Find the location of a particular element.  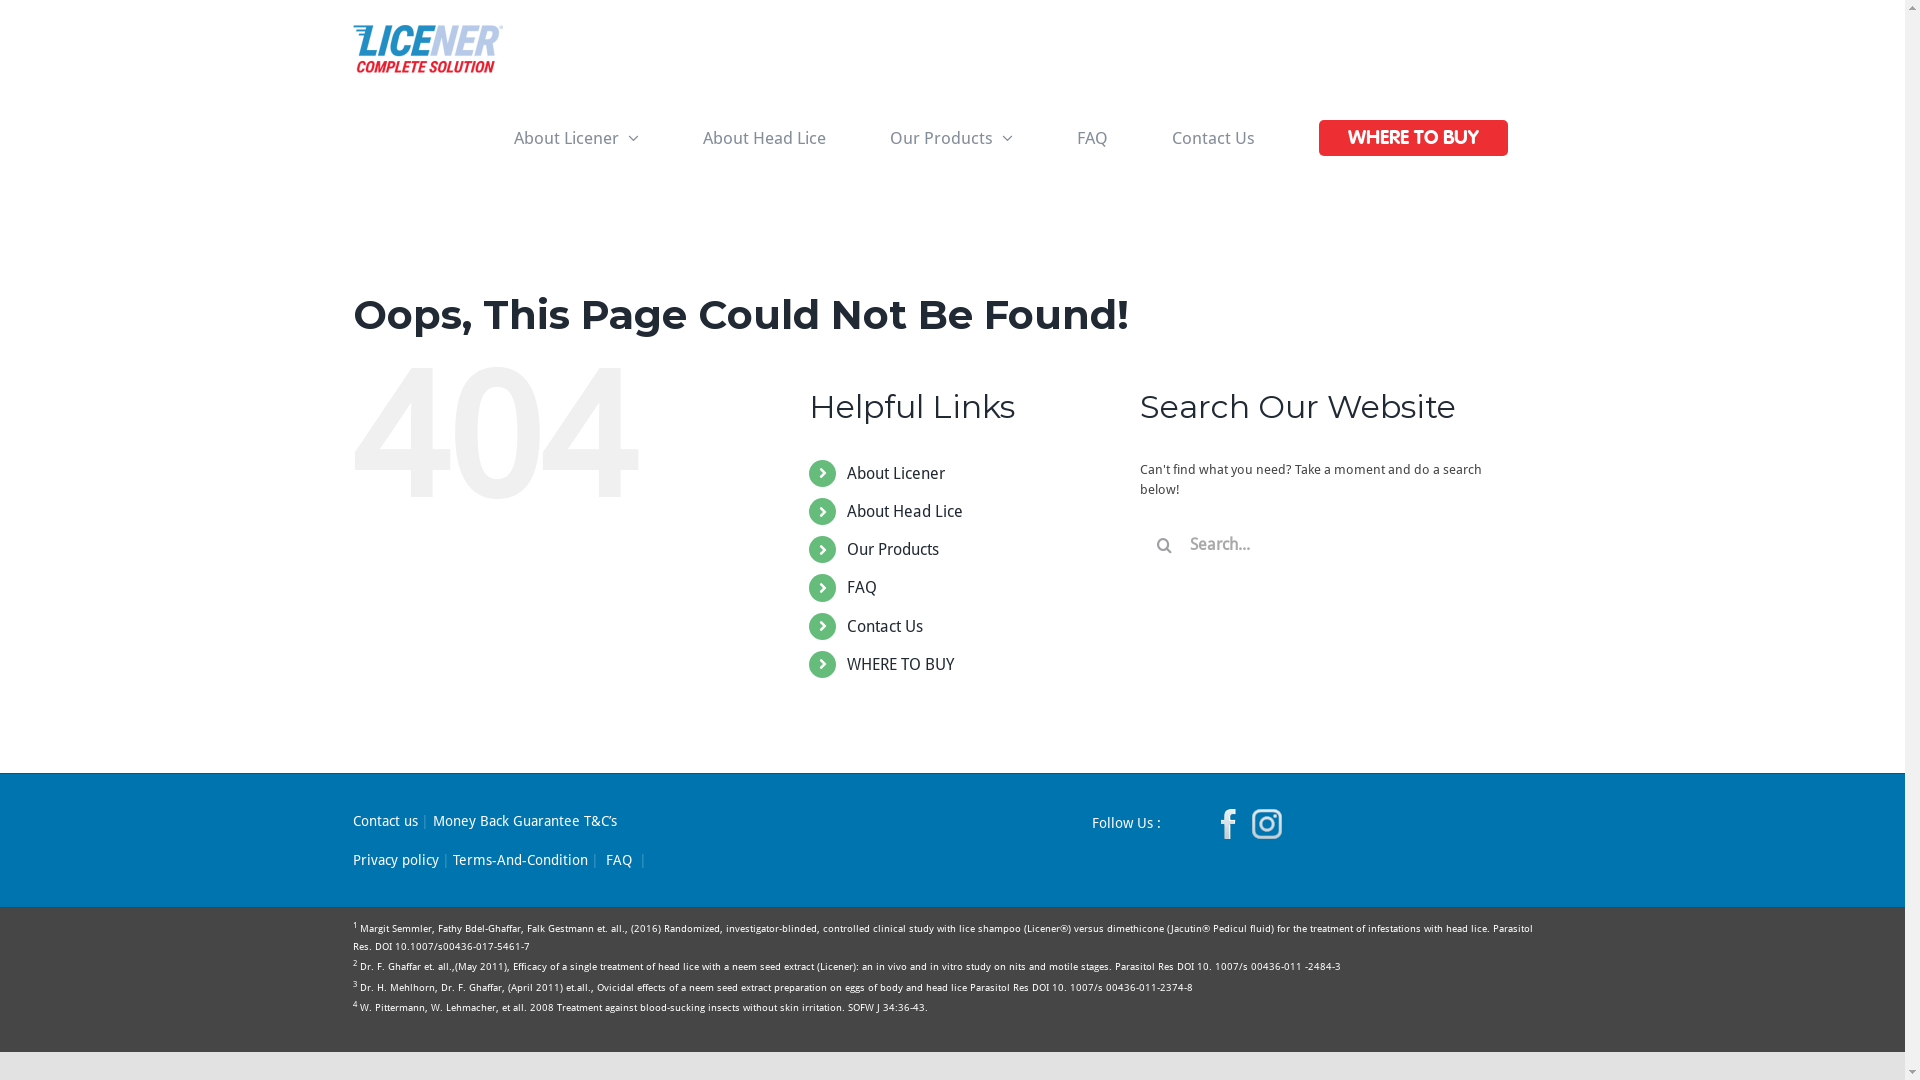

'Privacy policy' is located at coordinates (351, 859).